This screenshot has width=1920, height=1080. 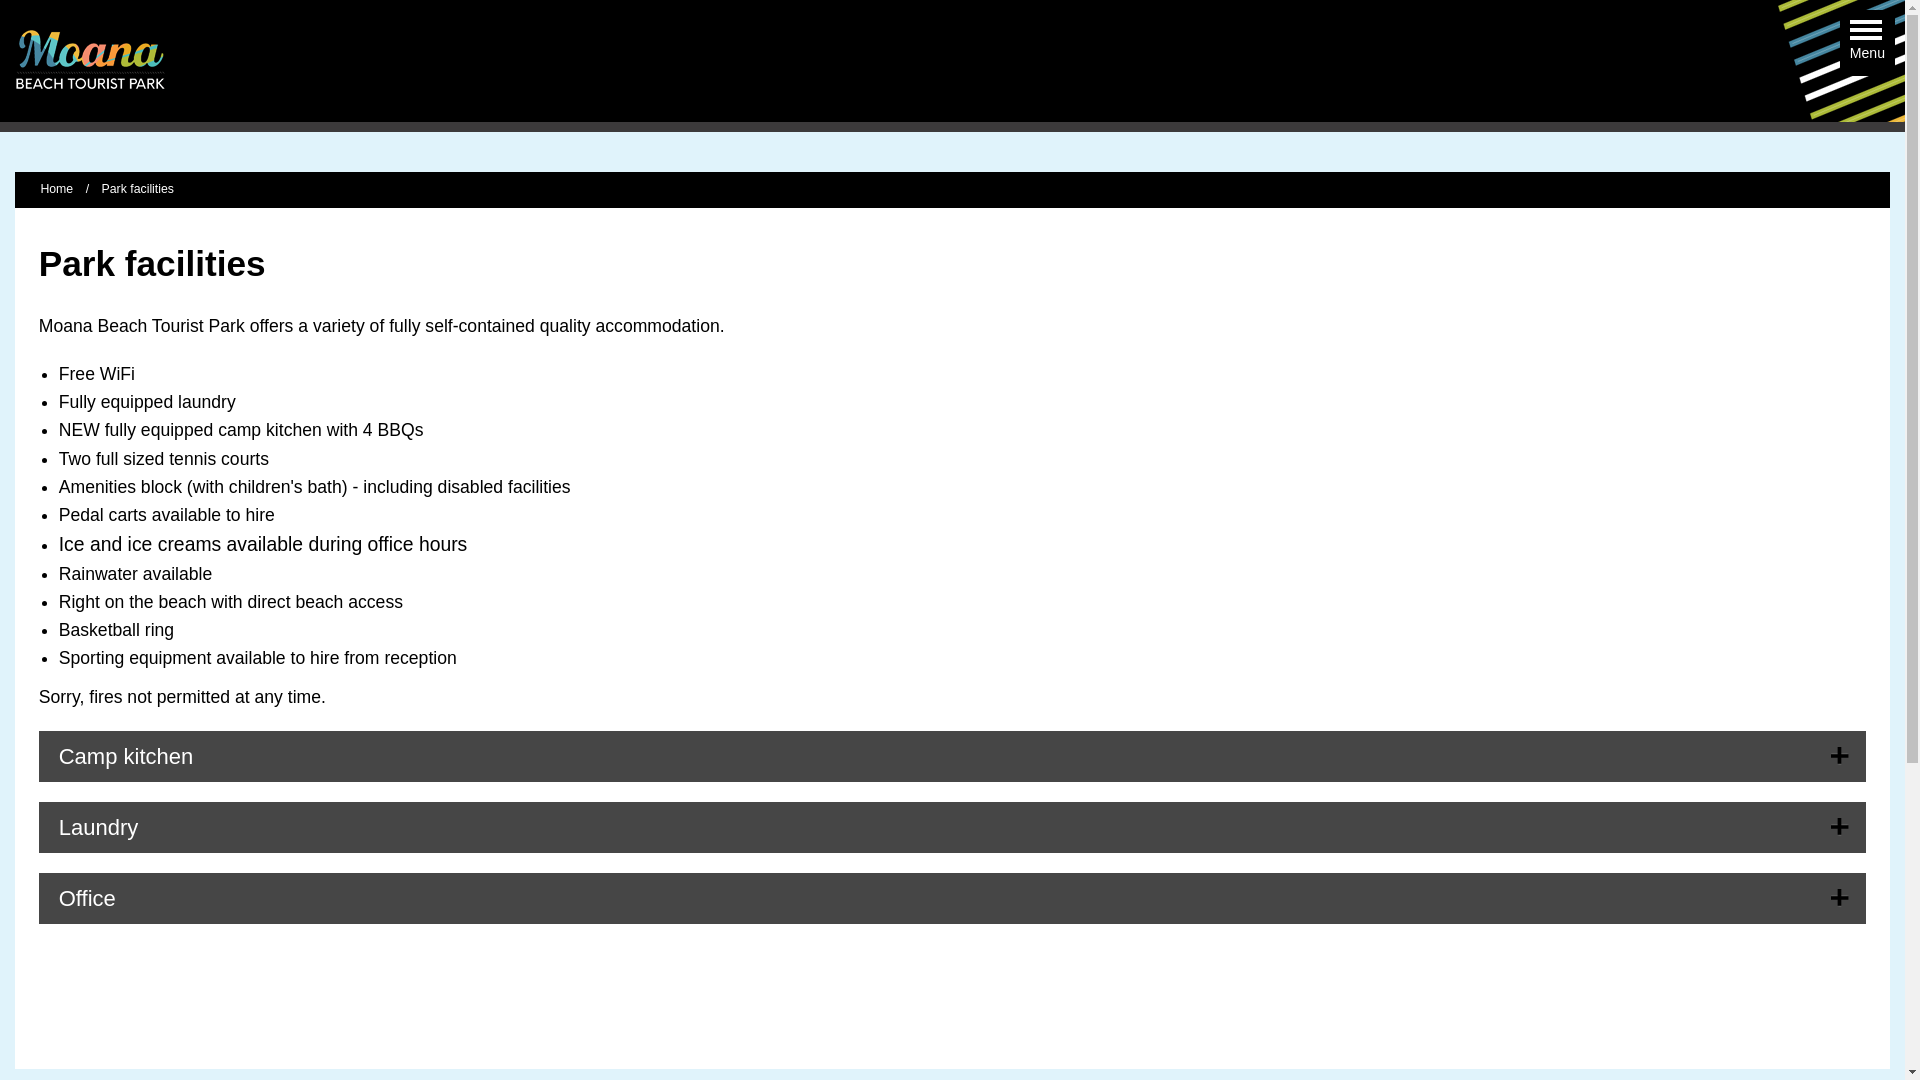 I want to click on 'Menu', so click(x=1848, y=33).